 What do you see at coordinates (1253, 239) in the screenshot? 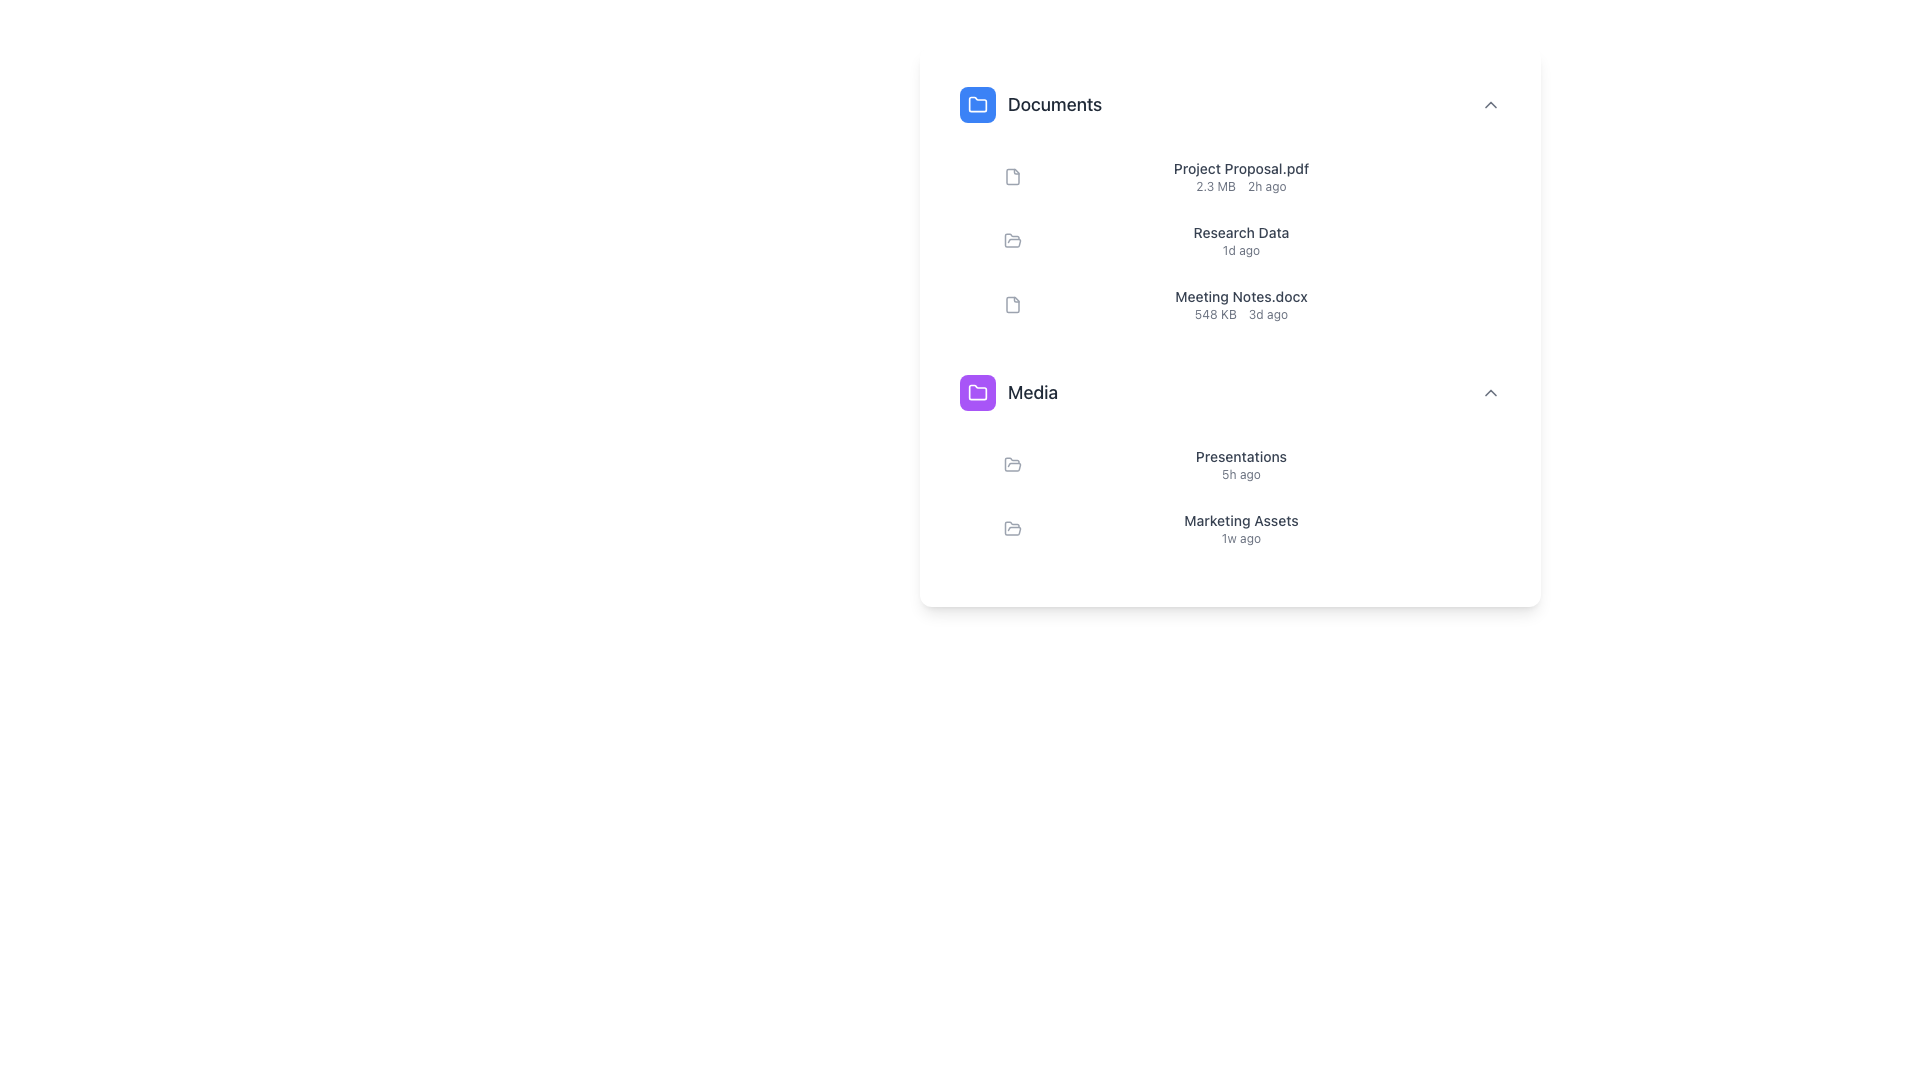
I see `the list item labeled 'Research Data'` at bounding box center [1253, 239].